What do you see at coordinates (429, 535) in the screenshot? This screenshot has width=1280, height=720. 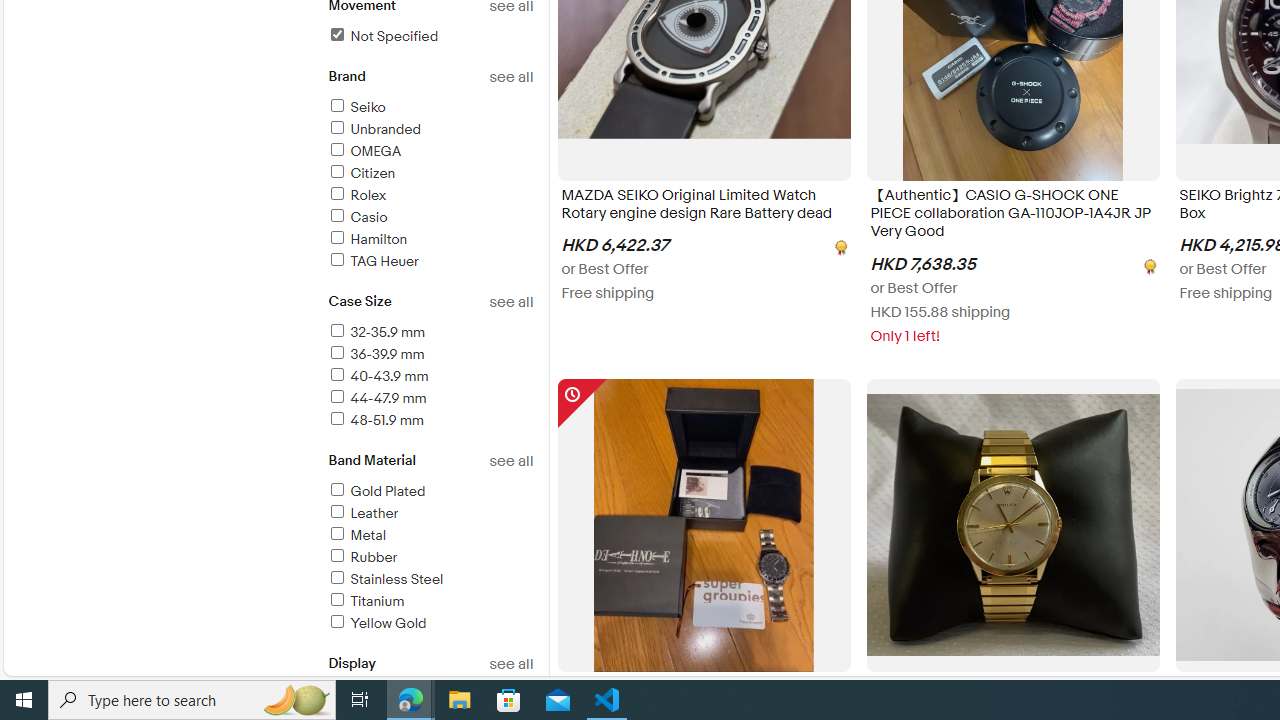 I see `'Metal'` at bounding box center [429, 535].